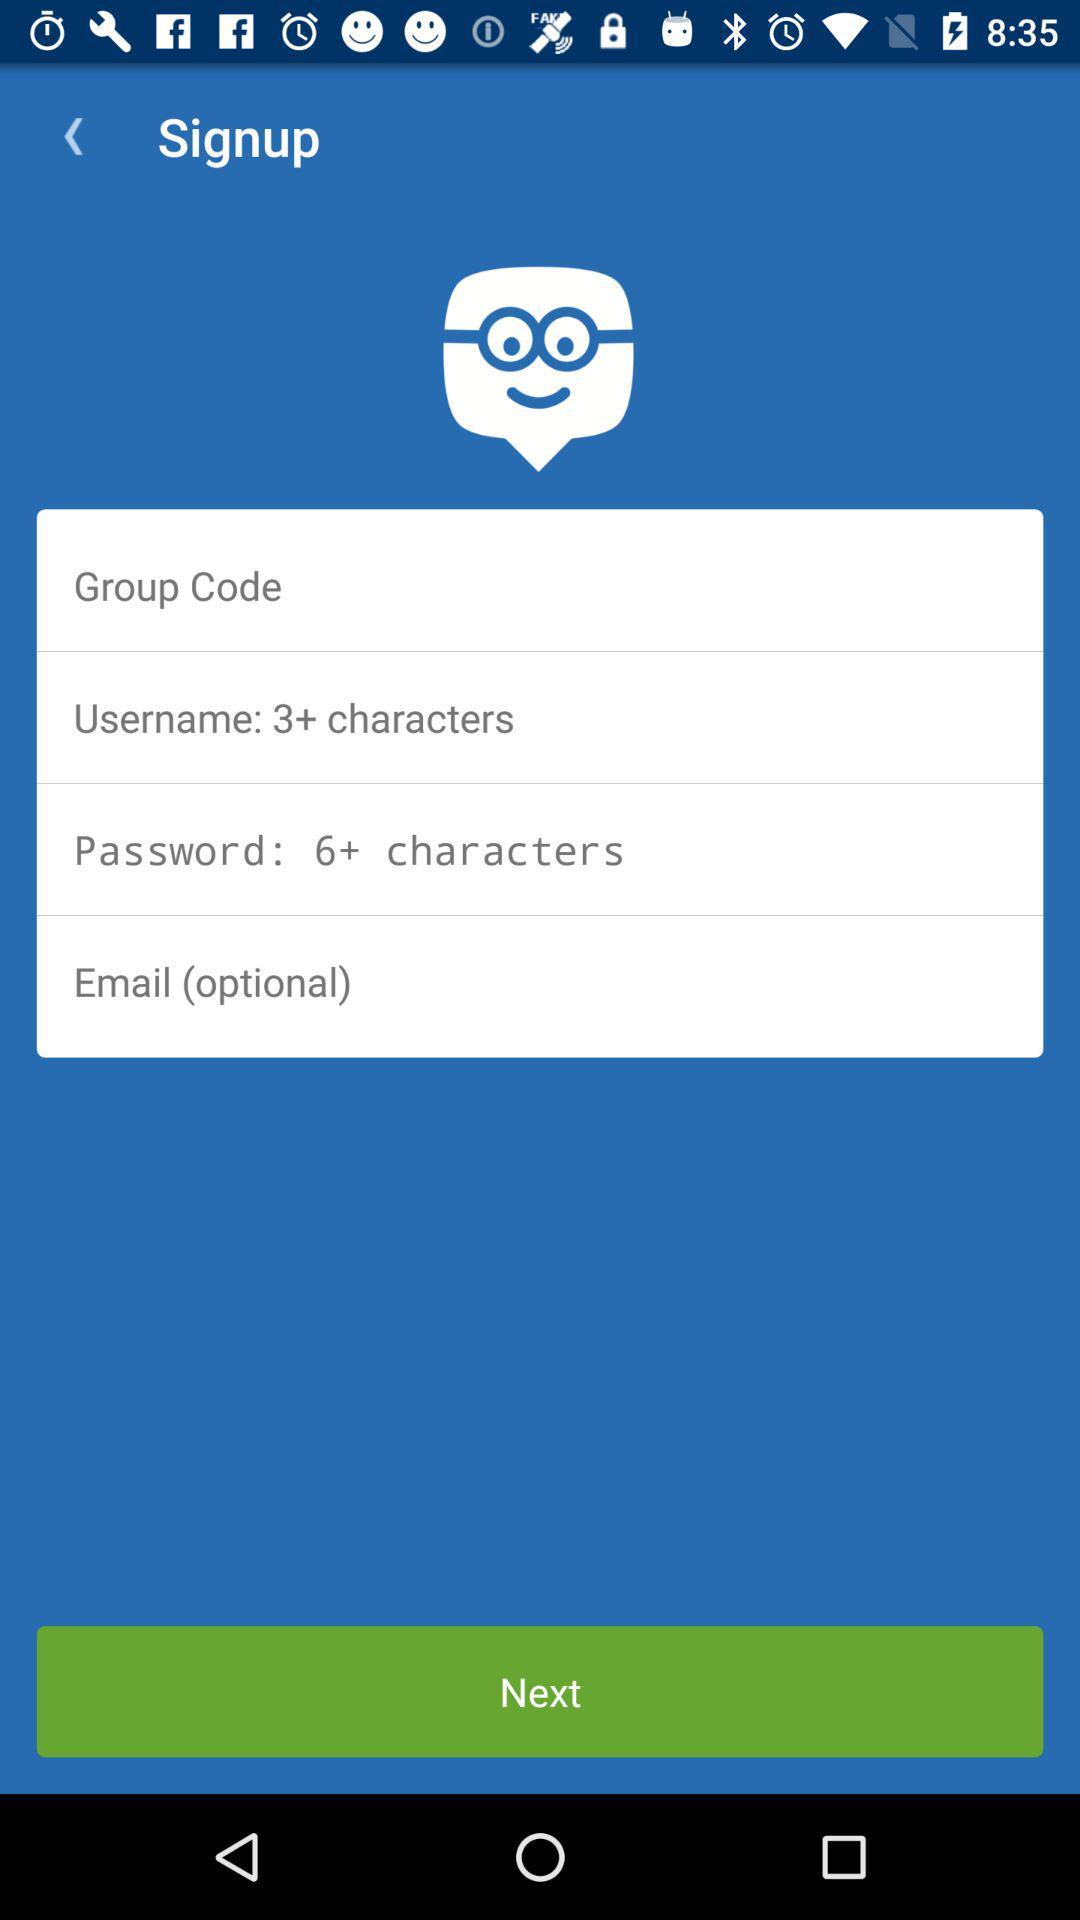 The height and width of the screenshot is (1920, 1080). What do you see at coordinates (540, 981) in the screenshot?
I see `email address` at bounding box center [540, 981].